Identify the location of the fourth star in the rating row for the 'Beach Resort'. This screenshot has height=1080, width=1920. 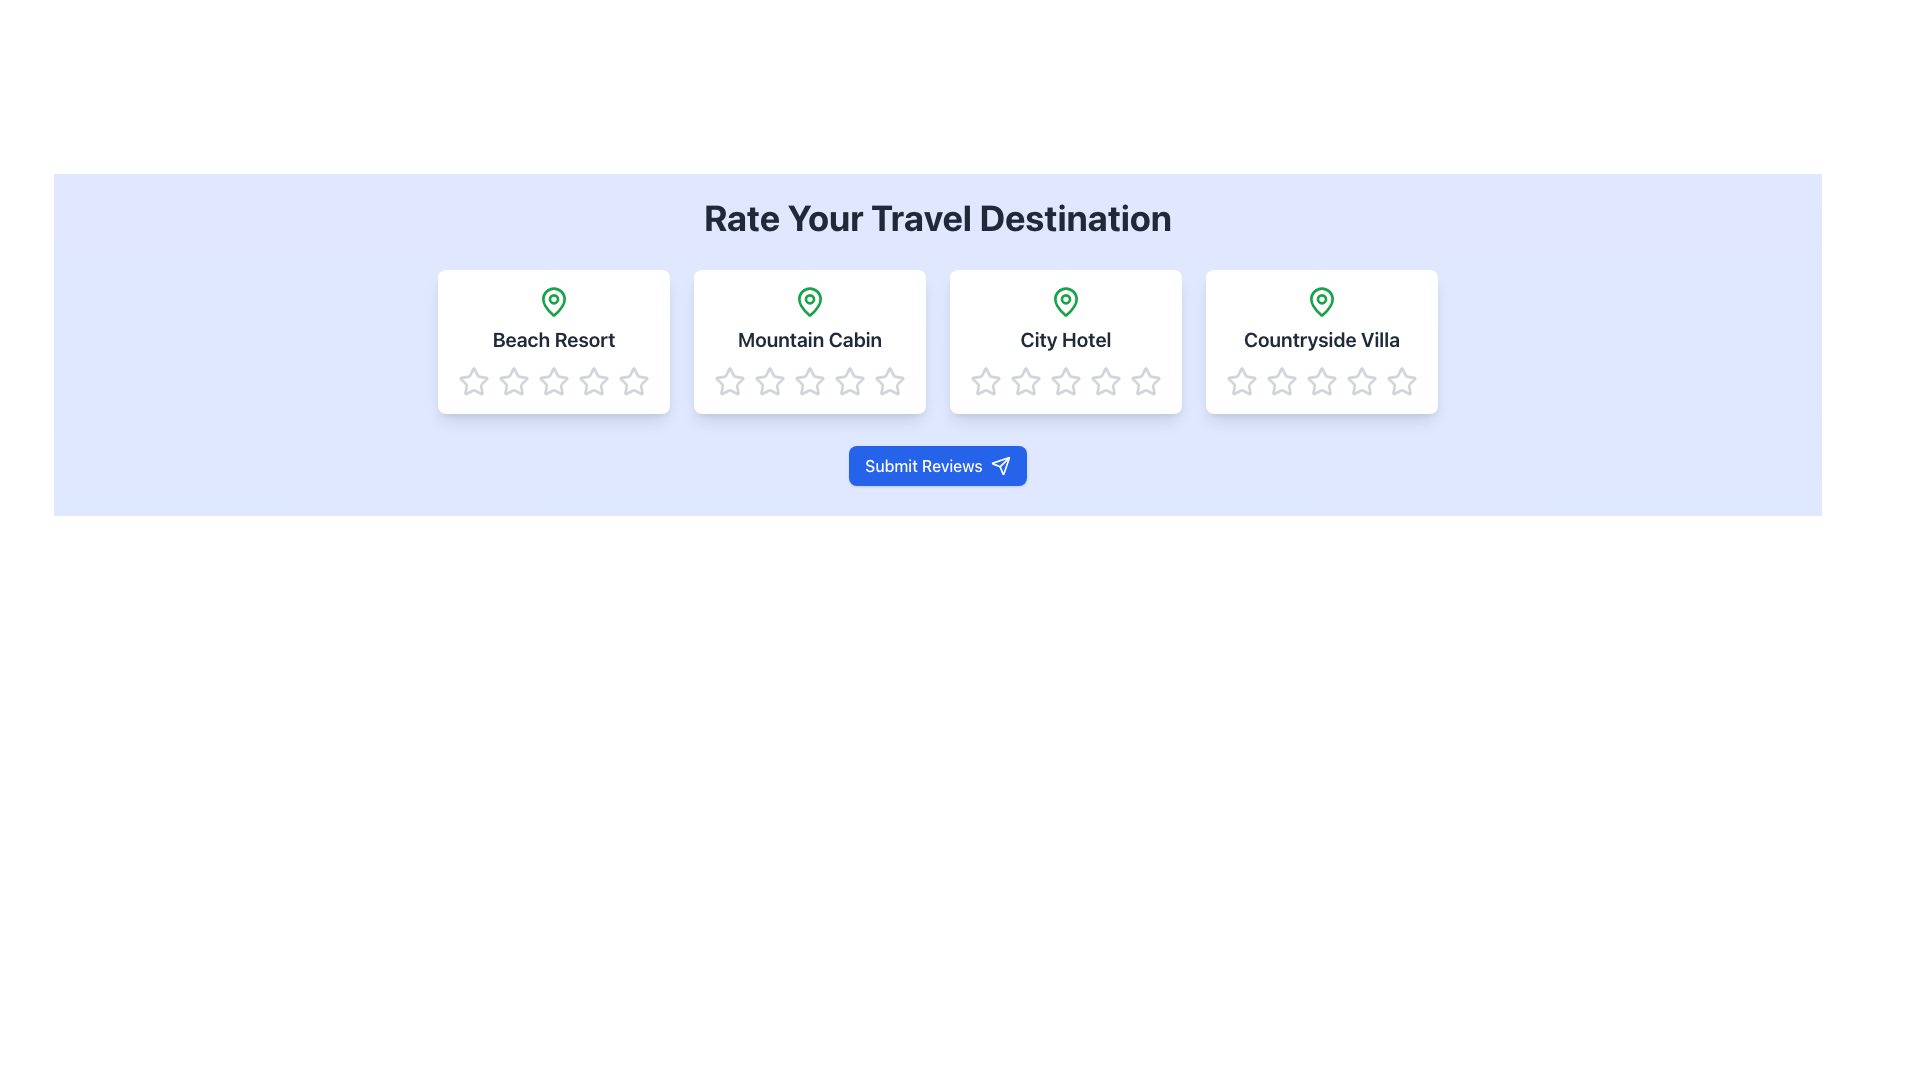
(553, 381).